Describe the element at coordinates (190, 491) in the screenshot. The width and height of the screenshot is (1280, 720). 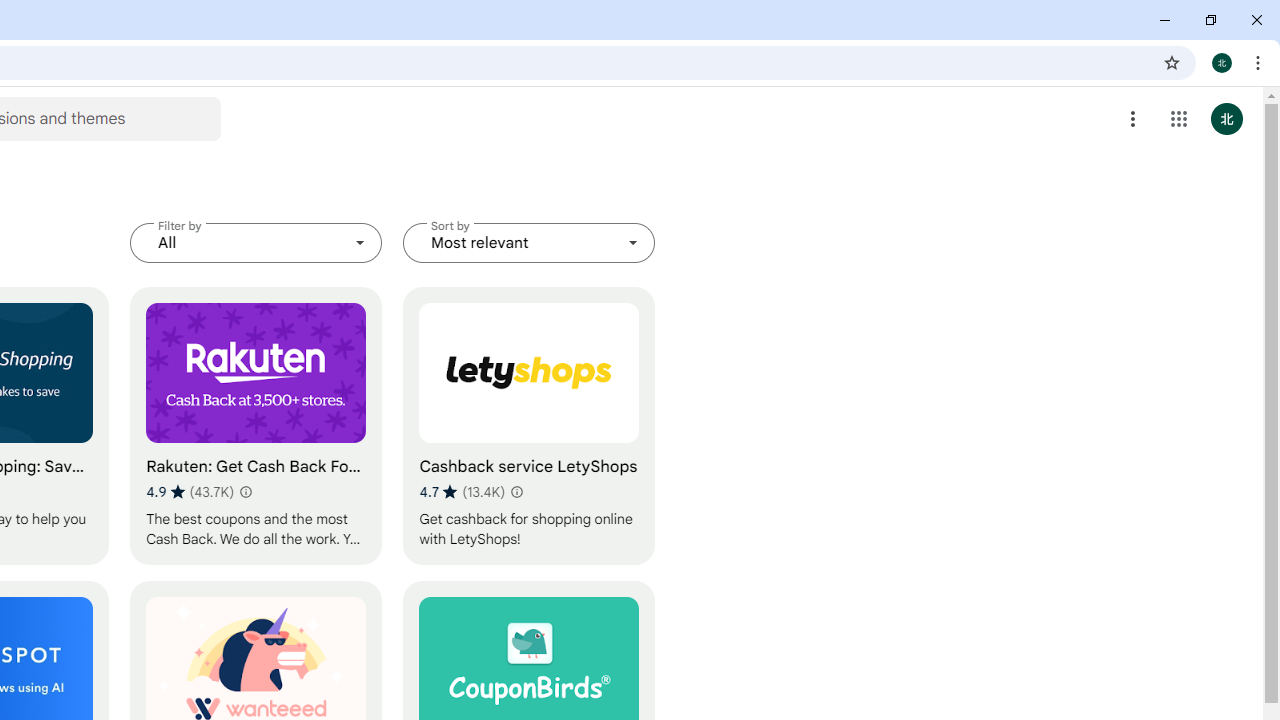
I see `'Average rating 4.9 out of 5 stars. 43.7K ratings.'` at that location.